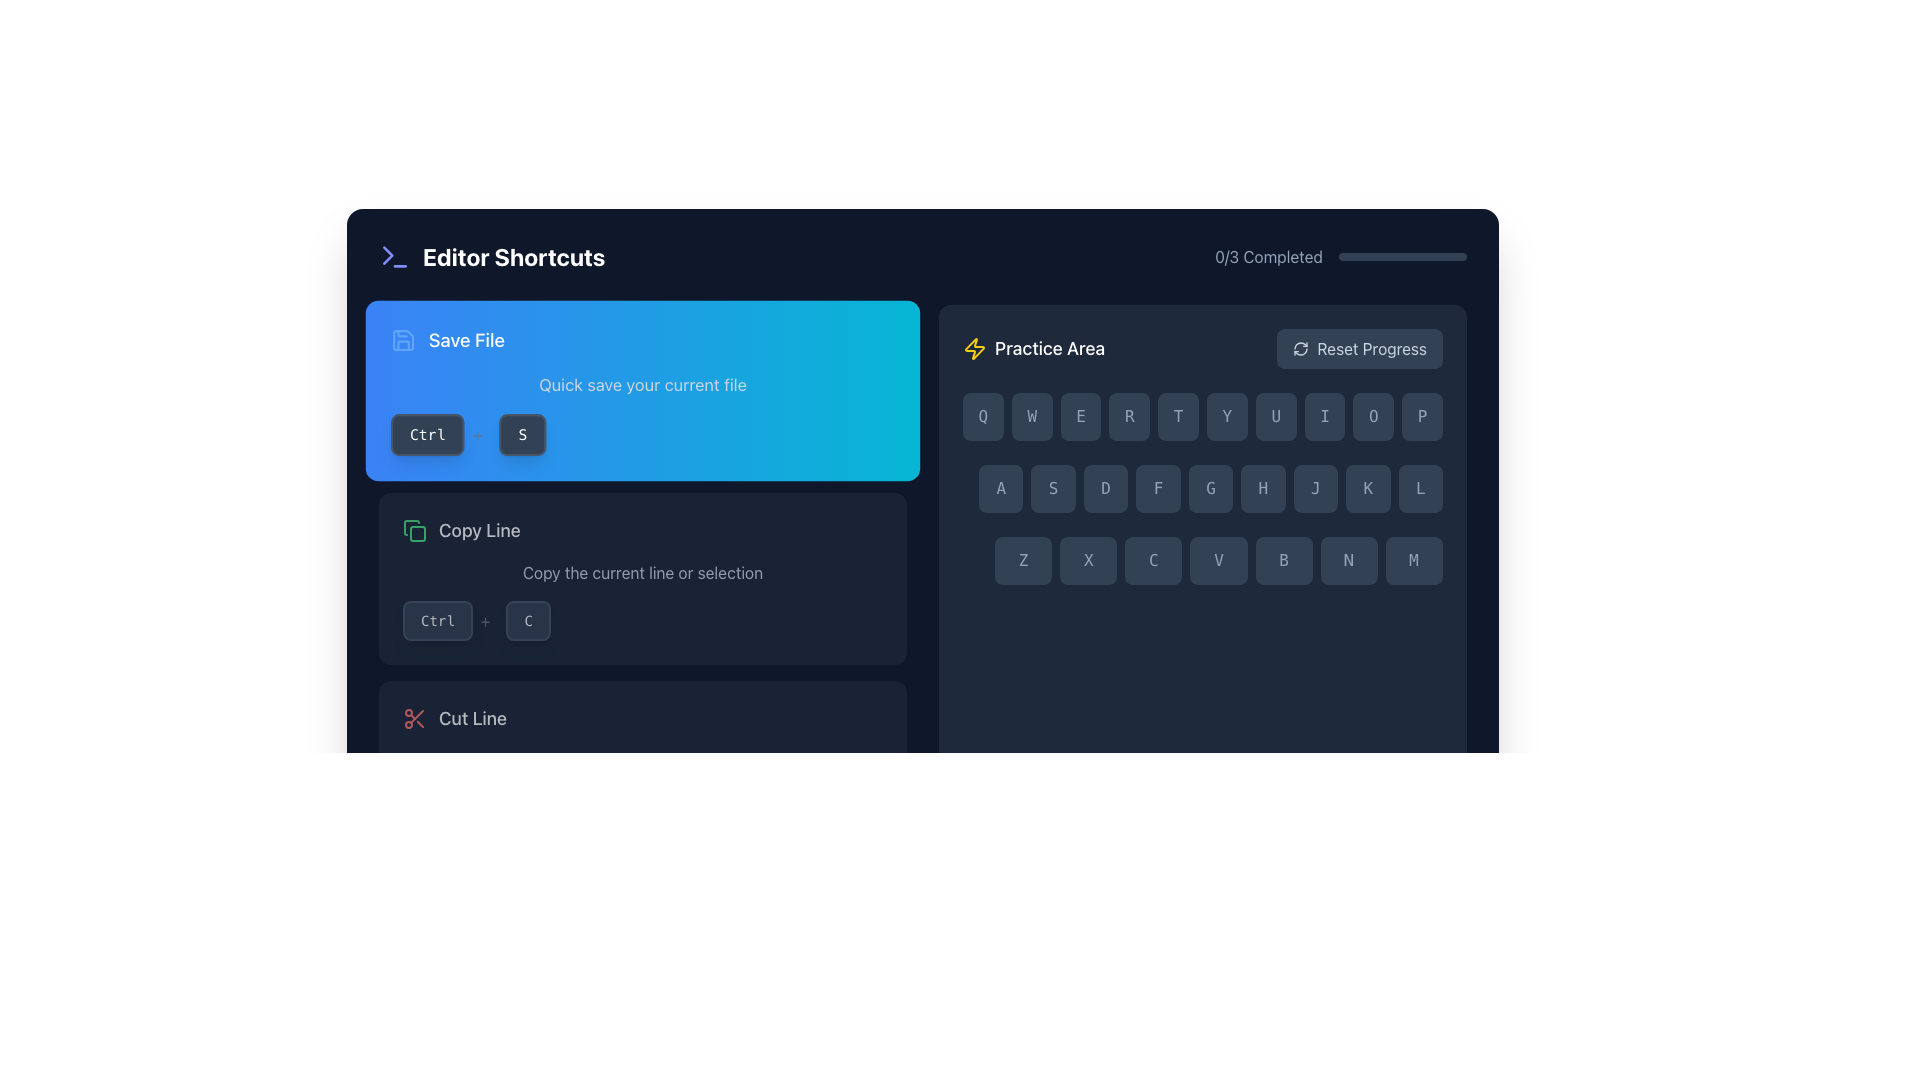 This screenshot has width=1920, height=1080. I want to click on the rounded rectangular button with a dark slate-blue background and light gray text displaying 'R', located in the 'Practice Area' section of the virtual keyboard, so click(1129, 415).